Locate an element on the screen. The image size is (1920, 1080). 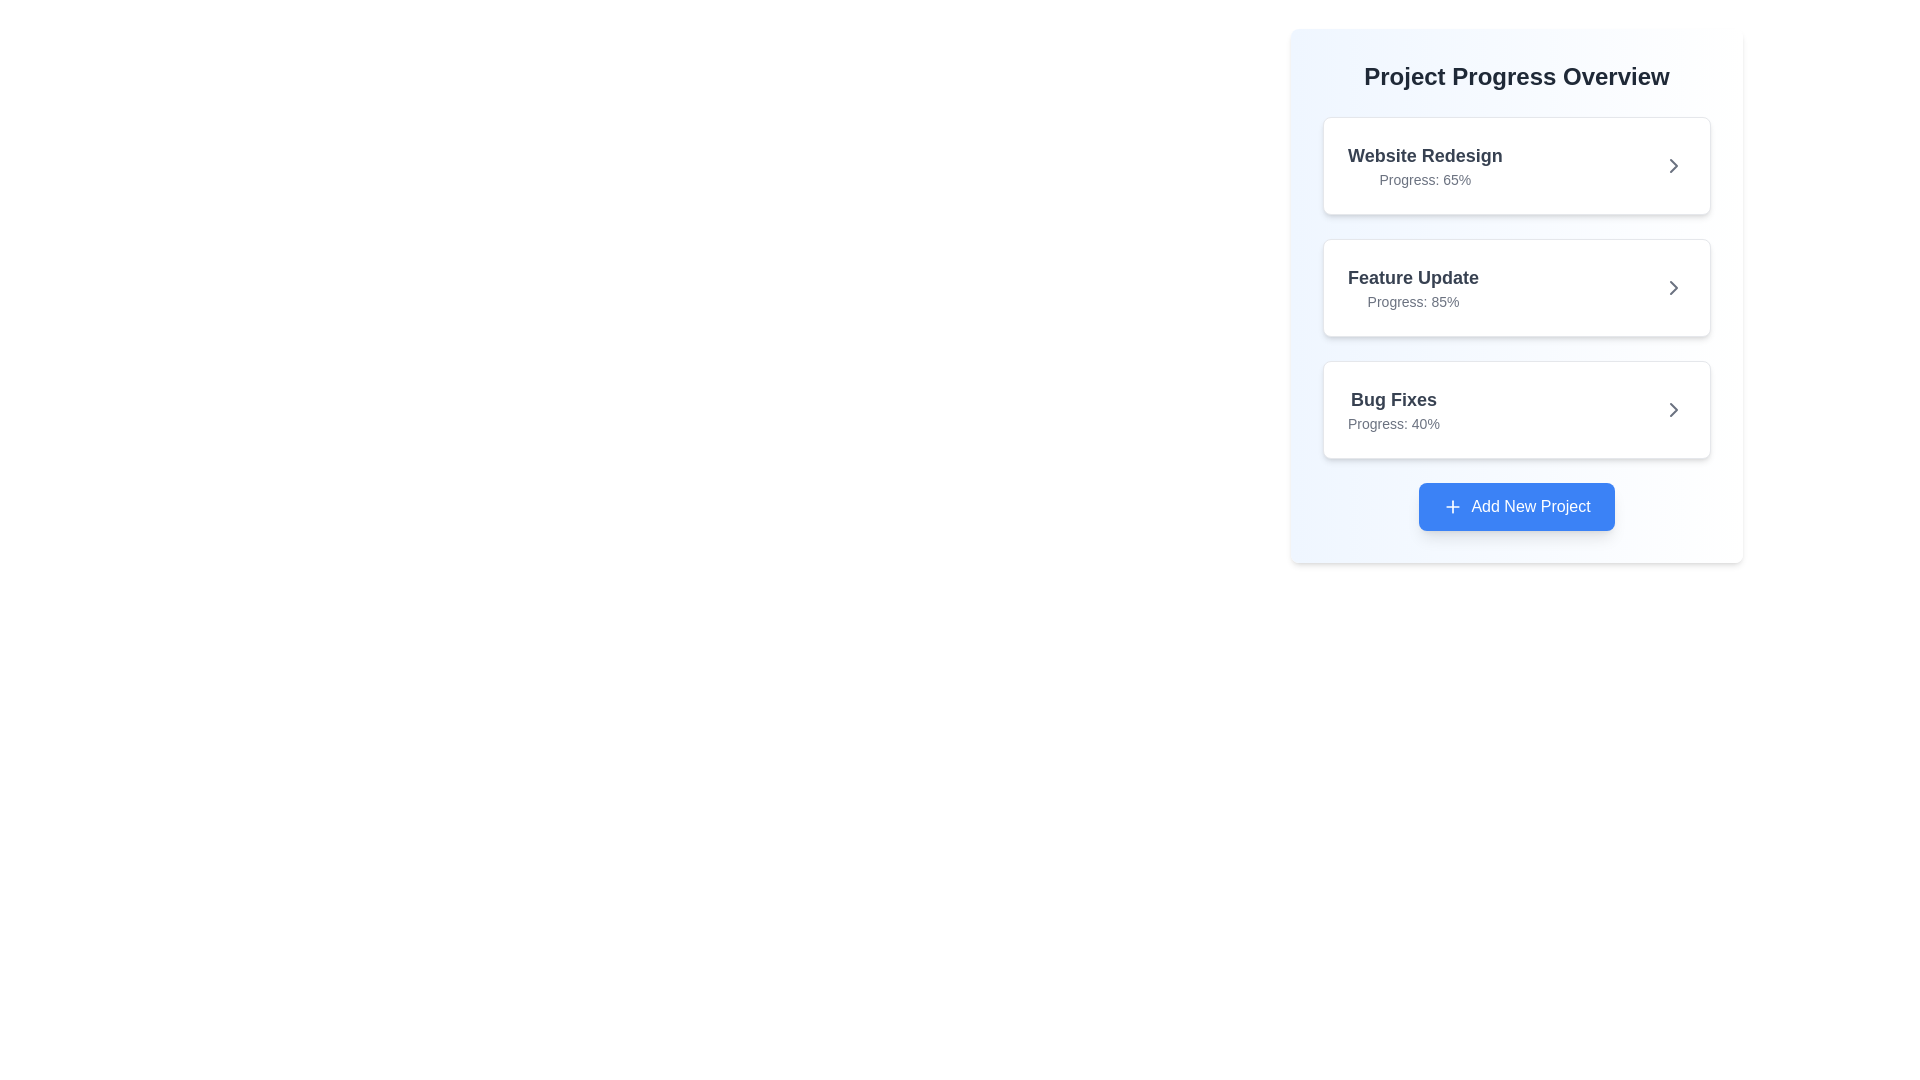
the icon button located at the right end of the 'Feature Update' row, adjacent to the text 'Progress: 85%' is located at coordinates (1674, 288).